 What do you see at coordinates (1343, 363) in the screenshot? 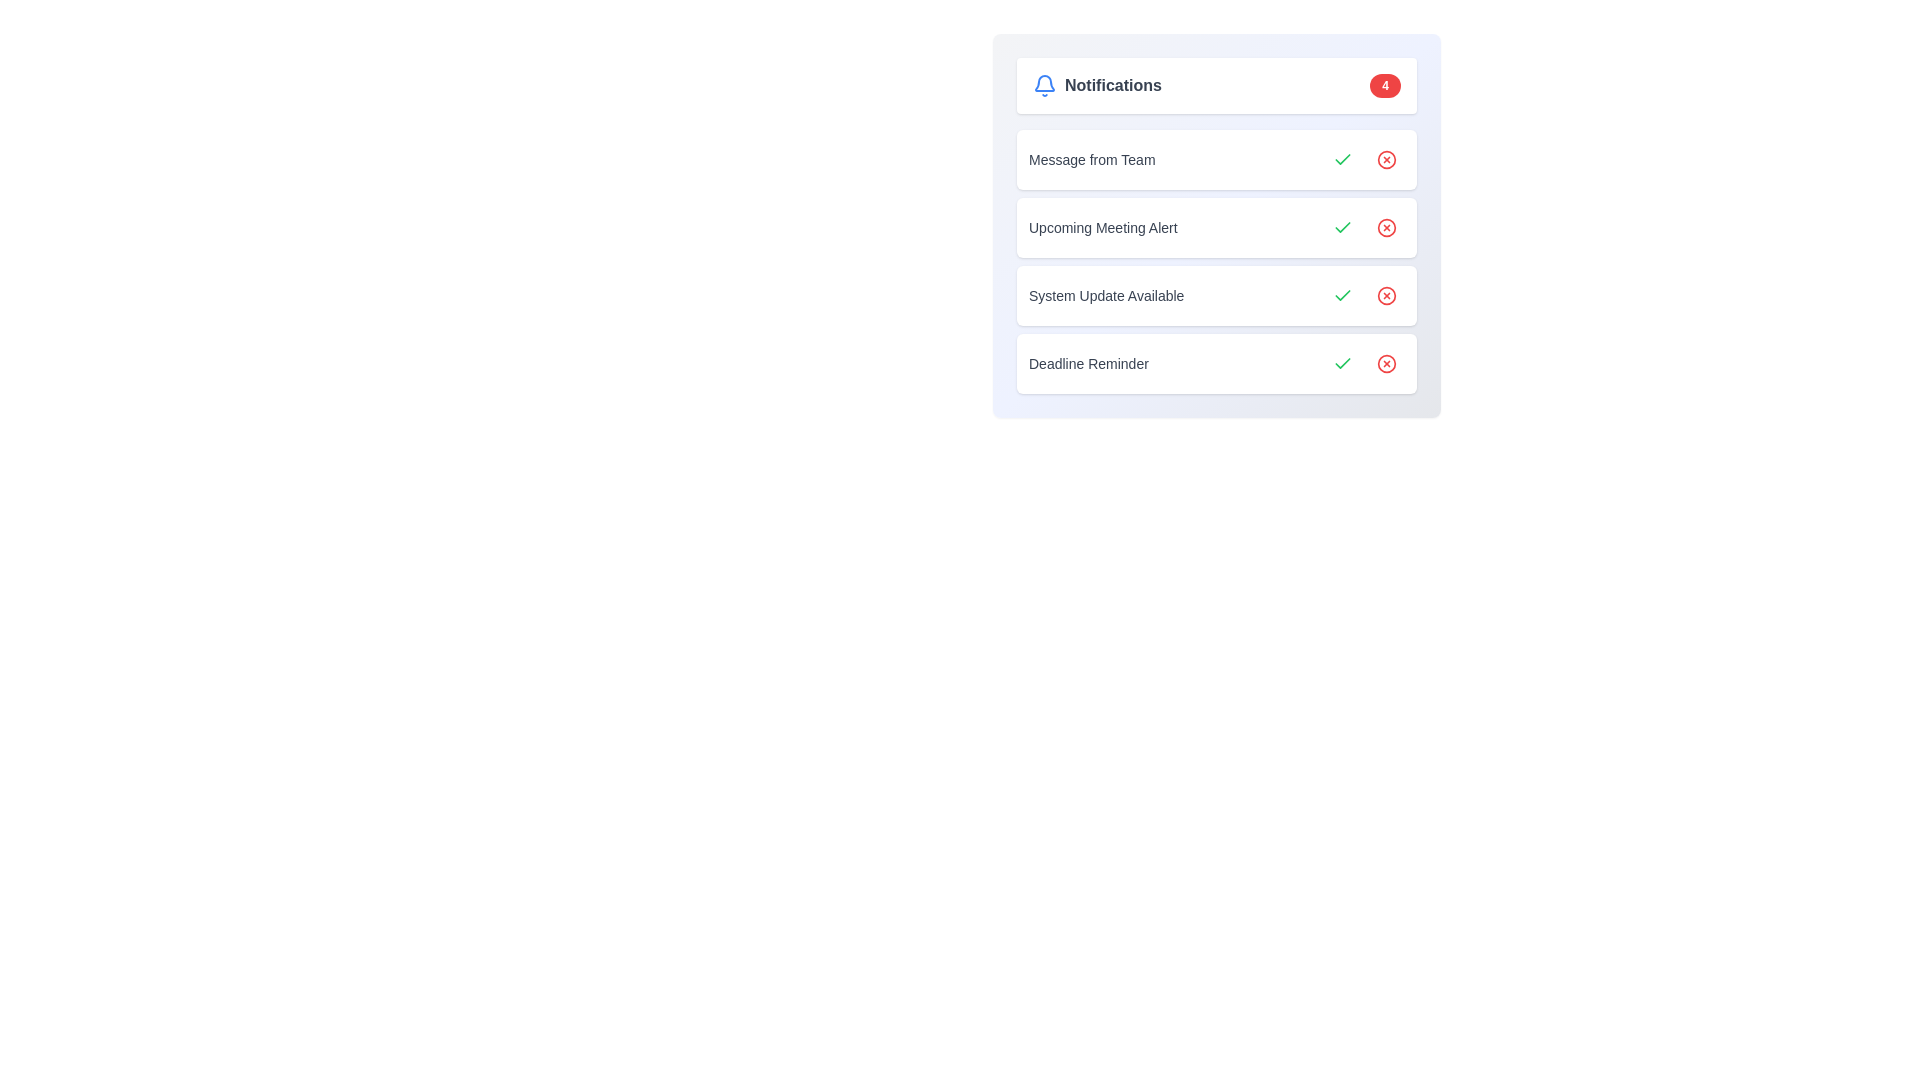
I see `the completed action icon related to the 'Deadline Reminder' notification, located to the right of the 'Deadline Reminder' text in the fourth row of the notification list` at bounding box center [1343, 363].